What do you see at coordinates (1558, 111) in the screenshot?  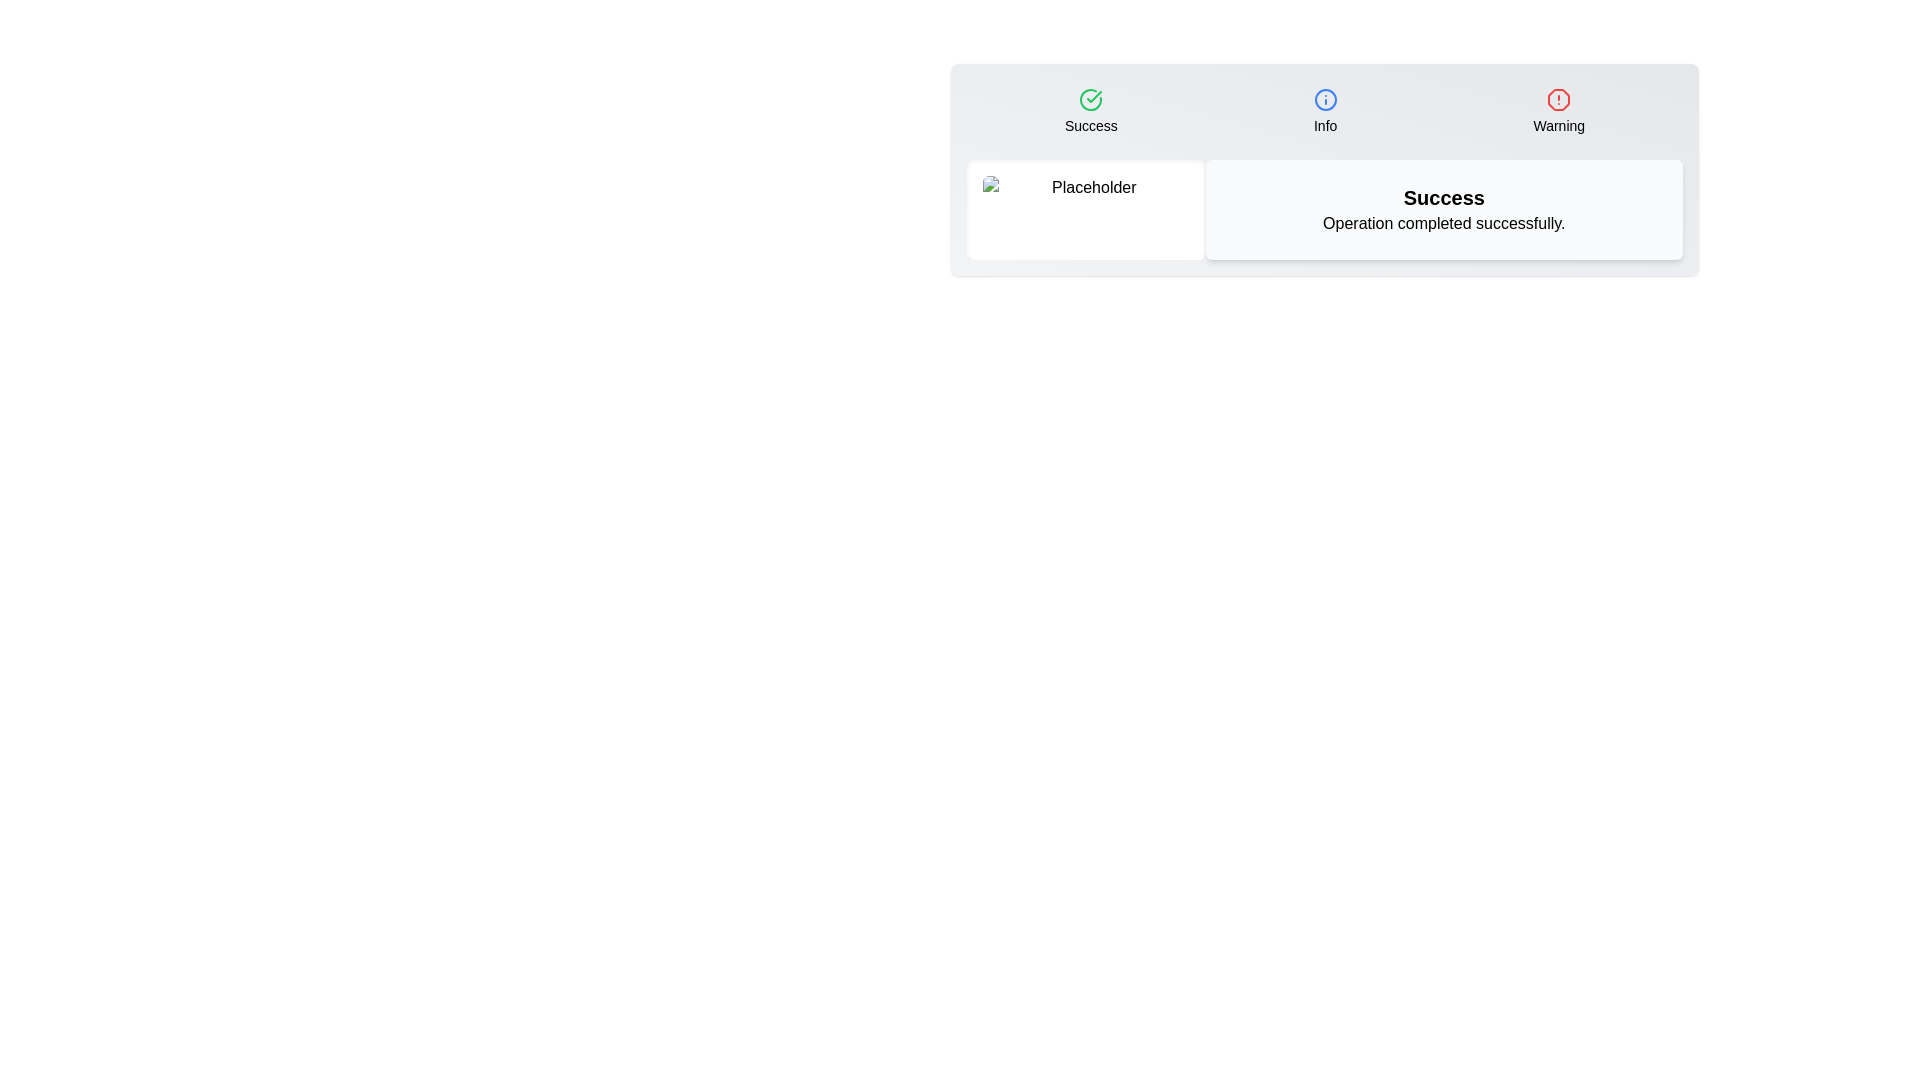 I see `the Warning tab to activate it` at bounding box center [1558, 111].